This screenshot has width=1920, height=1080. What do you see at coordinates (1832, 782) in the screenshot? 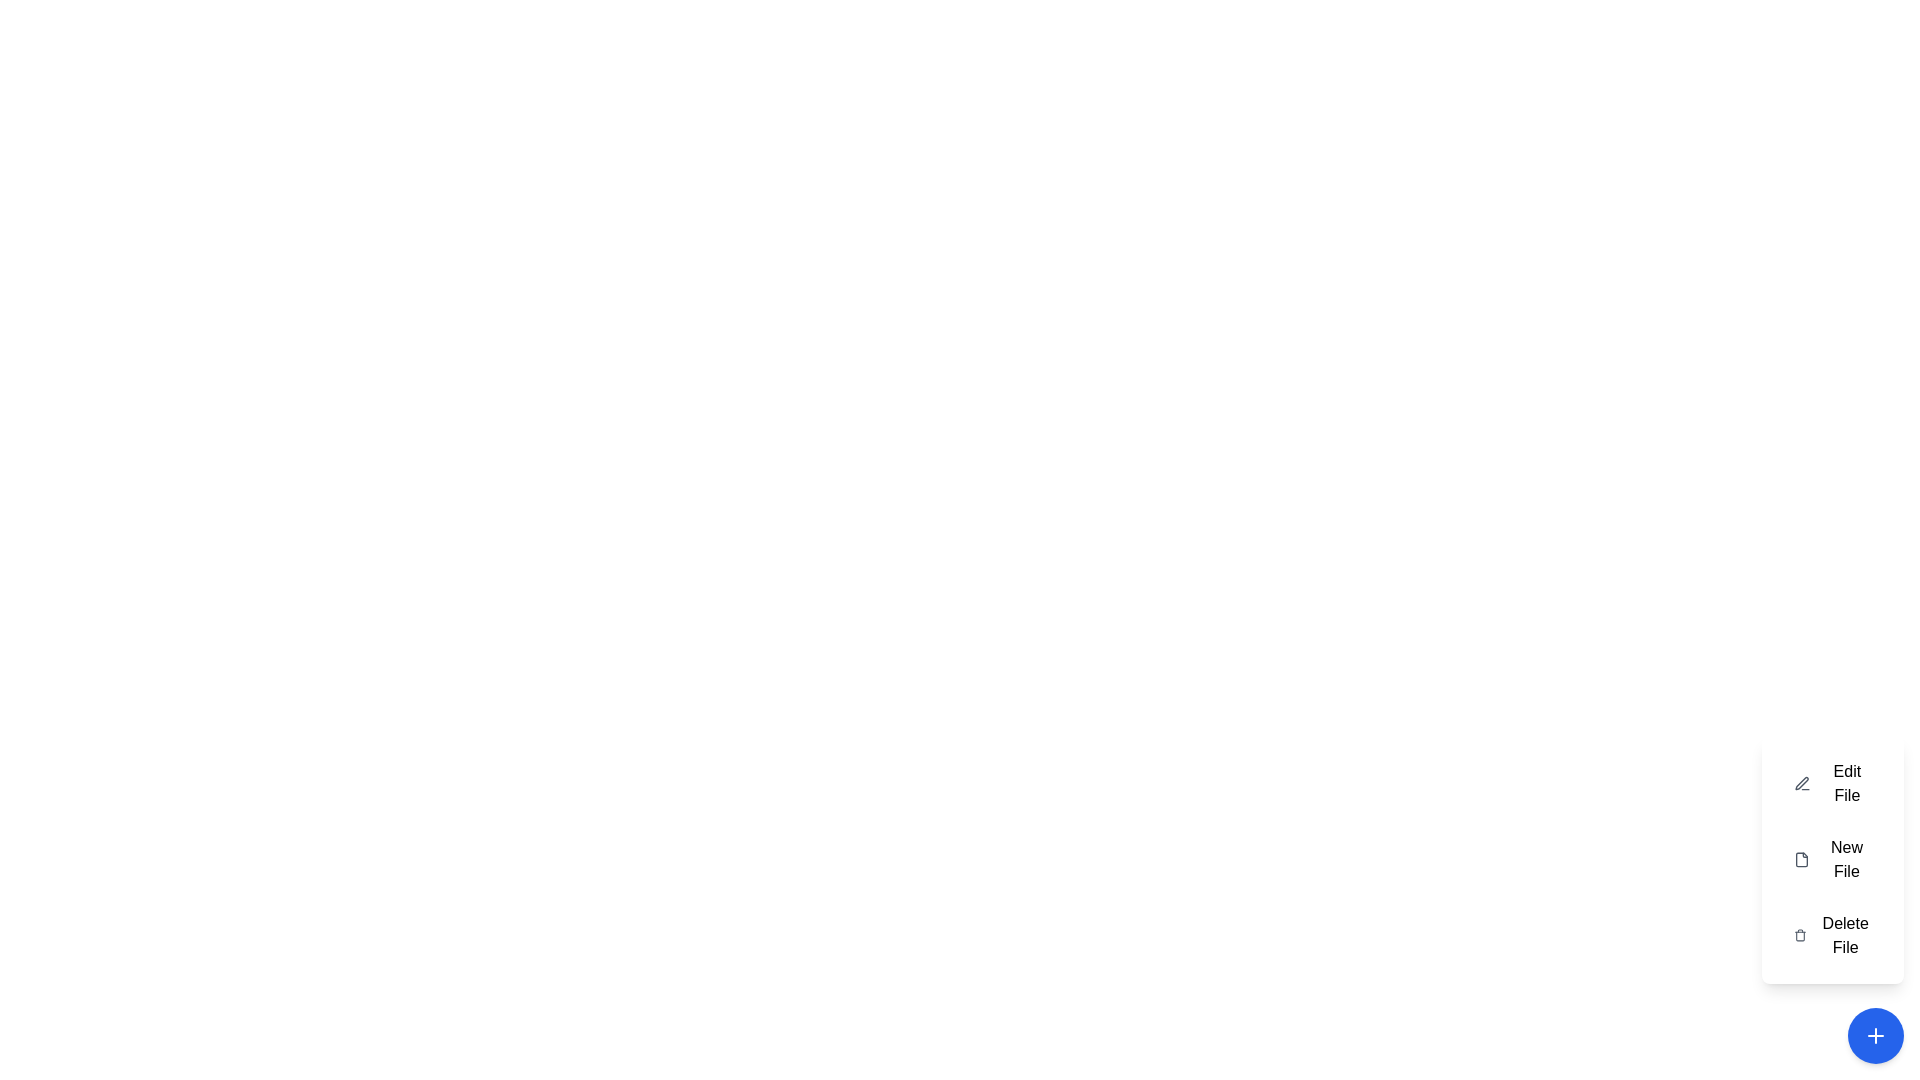
I see `the first button in the vertical menu located at the bottom-right corner of the interface` at bounding box center [1832, 782].